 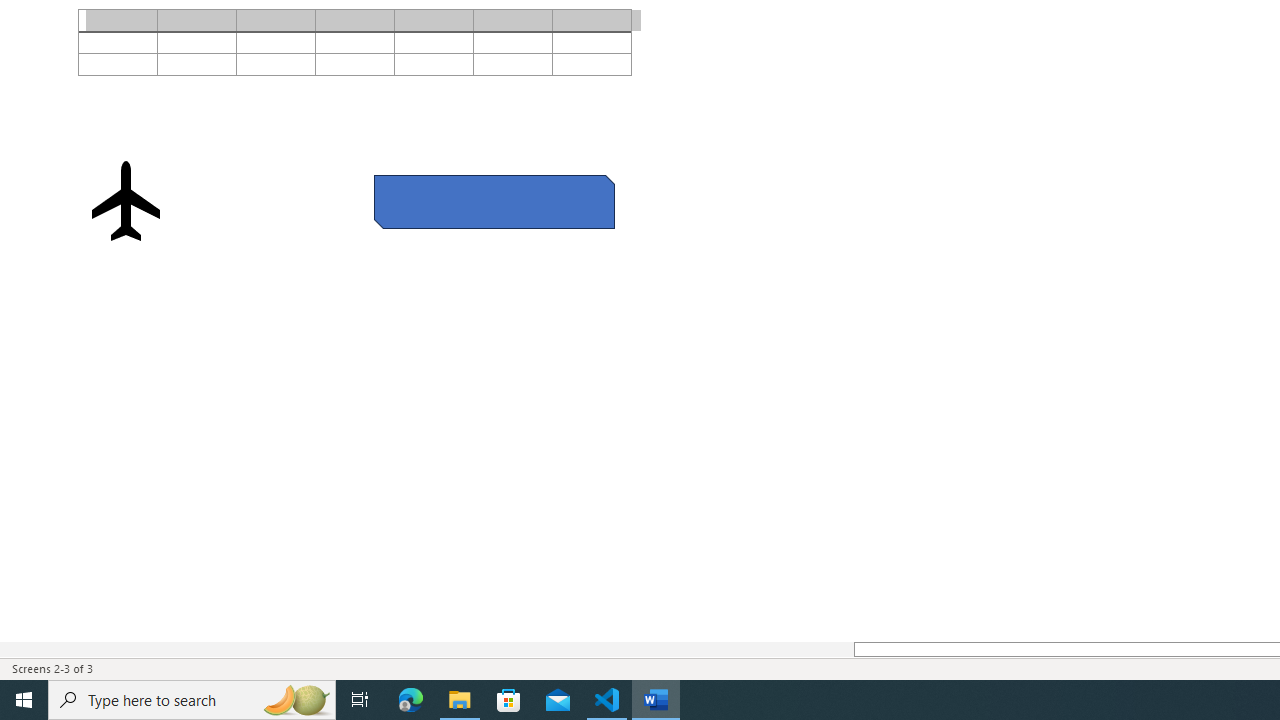 I want to click on 'Airplane with solid fill', so click(x=125, y=200).